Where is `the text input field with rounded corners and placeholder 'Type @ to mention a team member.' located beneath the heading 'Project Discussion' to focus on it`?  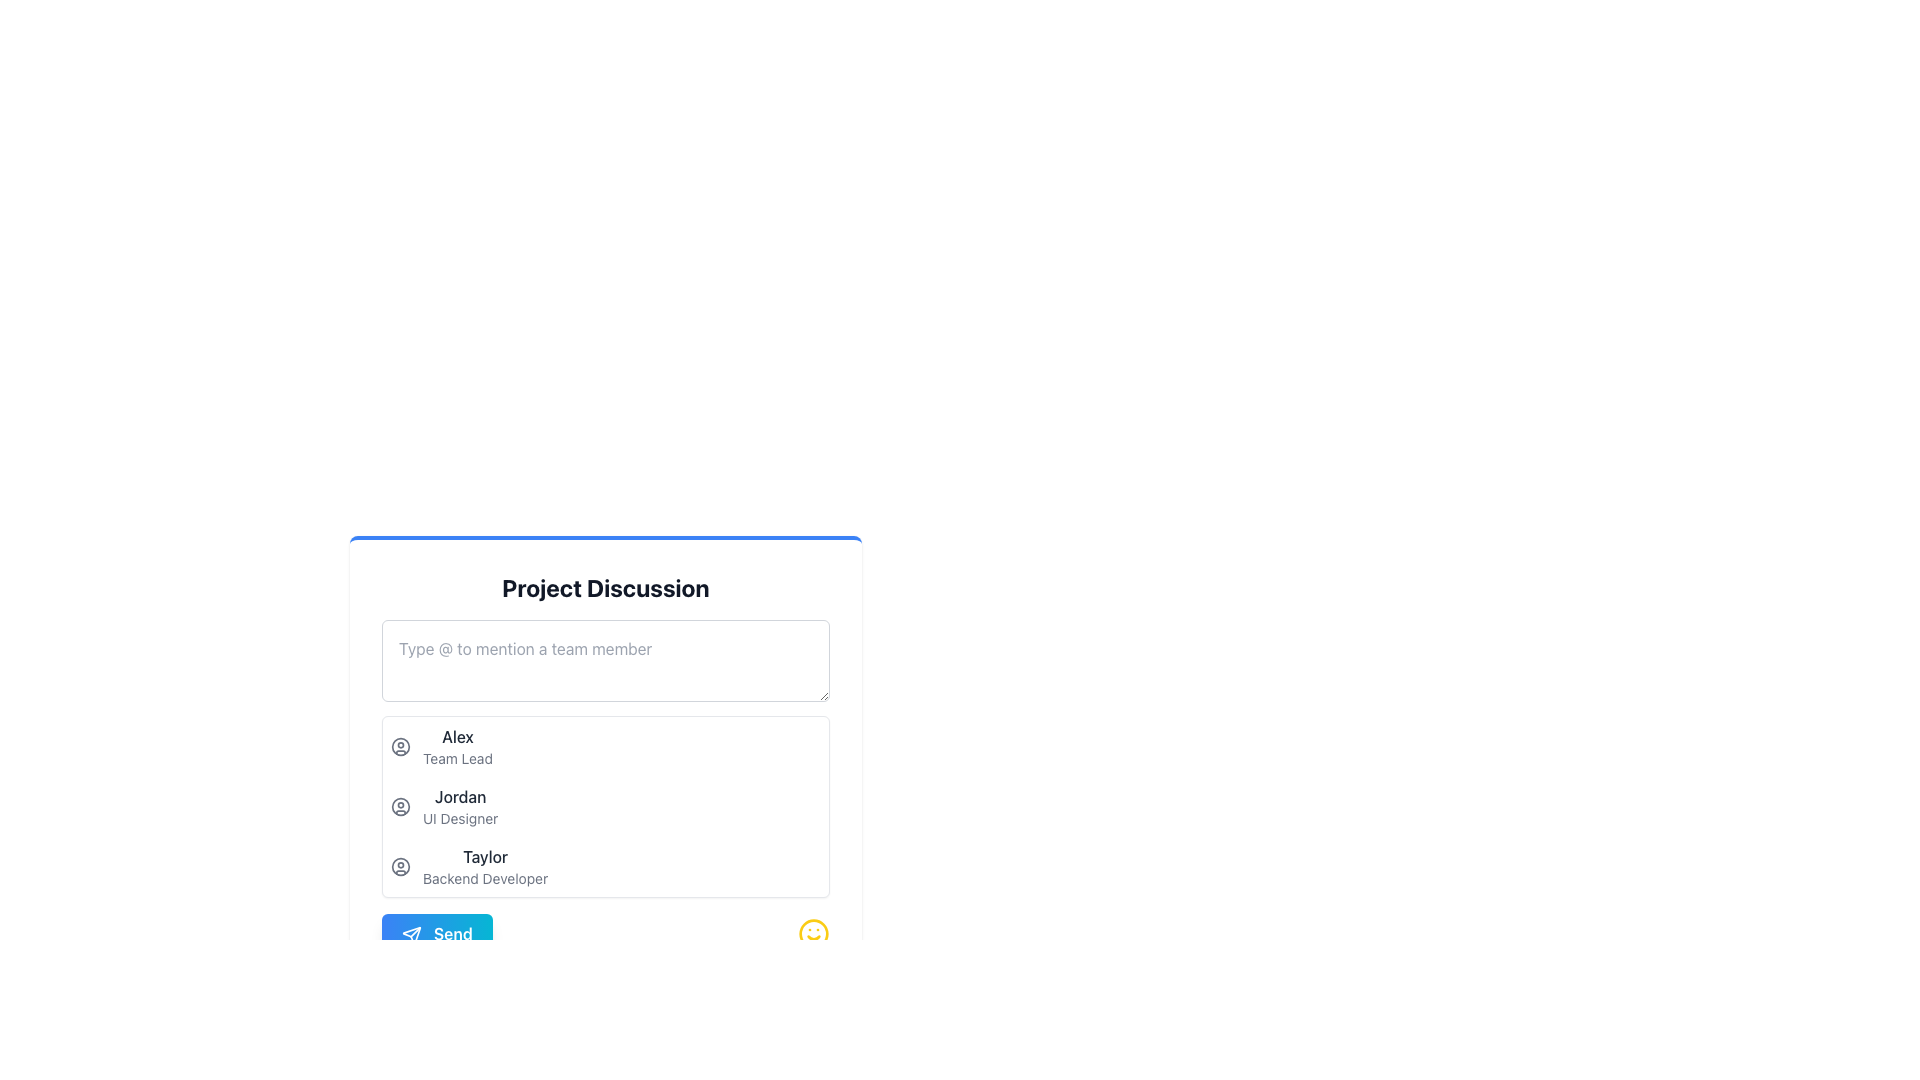 the text input field with rounded corners and placeholder 'Type @ to mention a team member.' located beneath the heading 'Project Discussion' to focus on it is located at coordinates (604, 660).